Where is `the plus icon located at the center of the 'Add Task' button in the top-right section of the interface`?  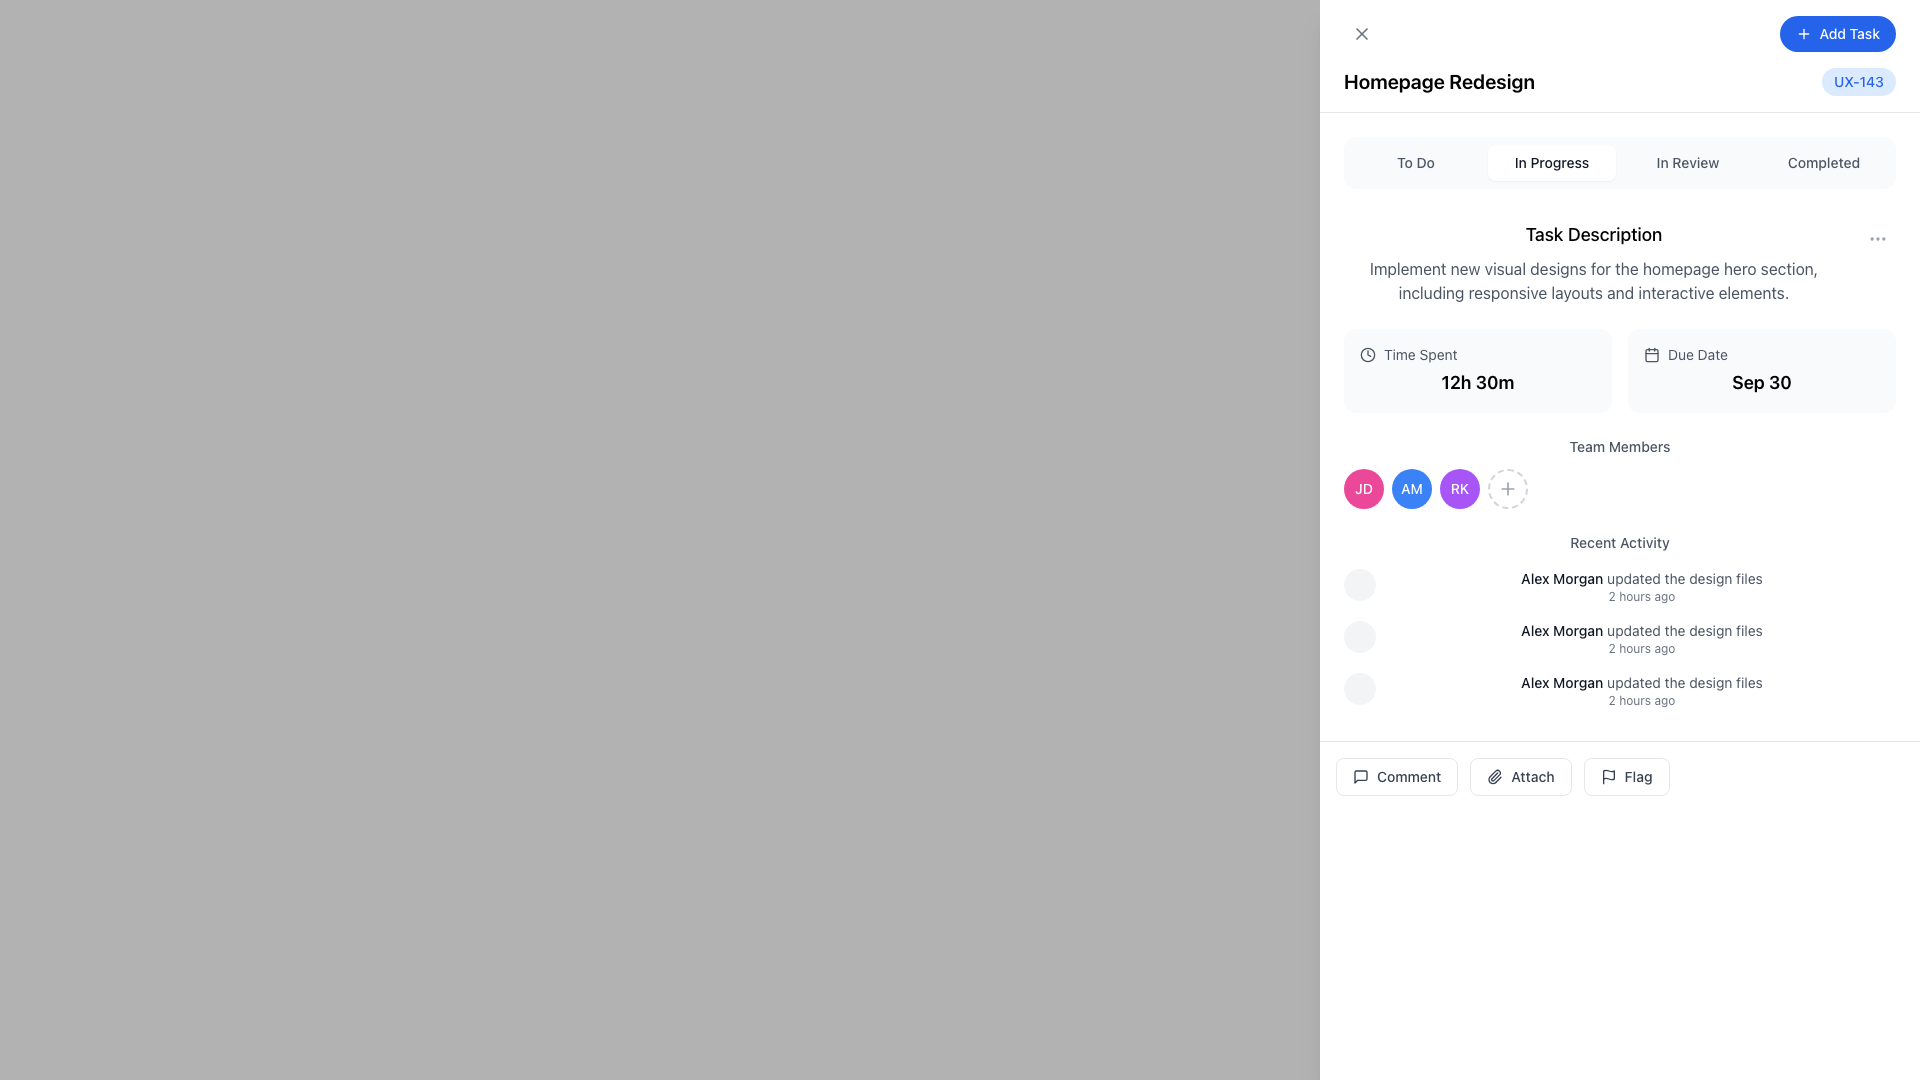
the plus icon located at the center of the 'Add Task' button in the top-right section of the interface is located at coordinates (1803, 34).